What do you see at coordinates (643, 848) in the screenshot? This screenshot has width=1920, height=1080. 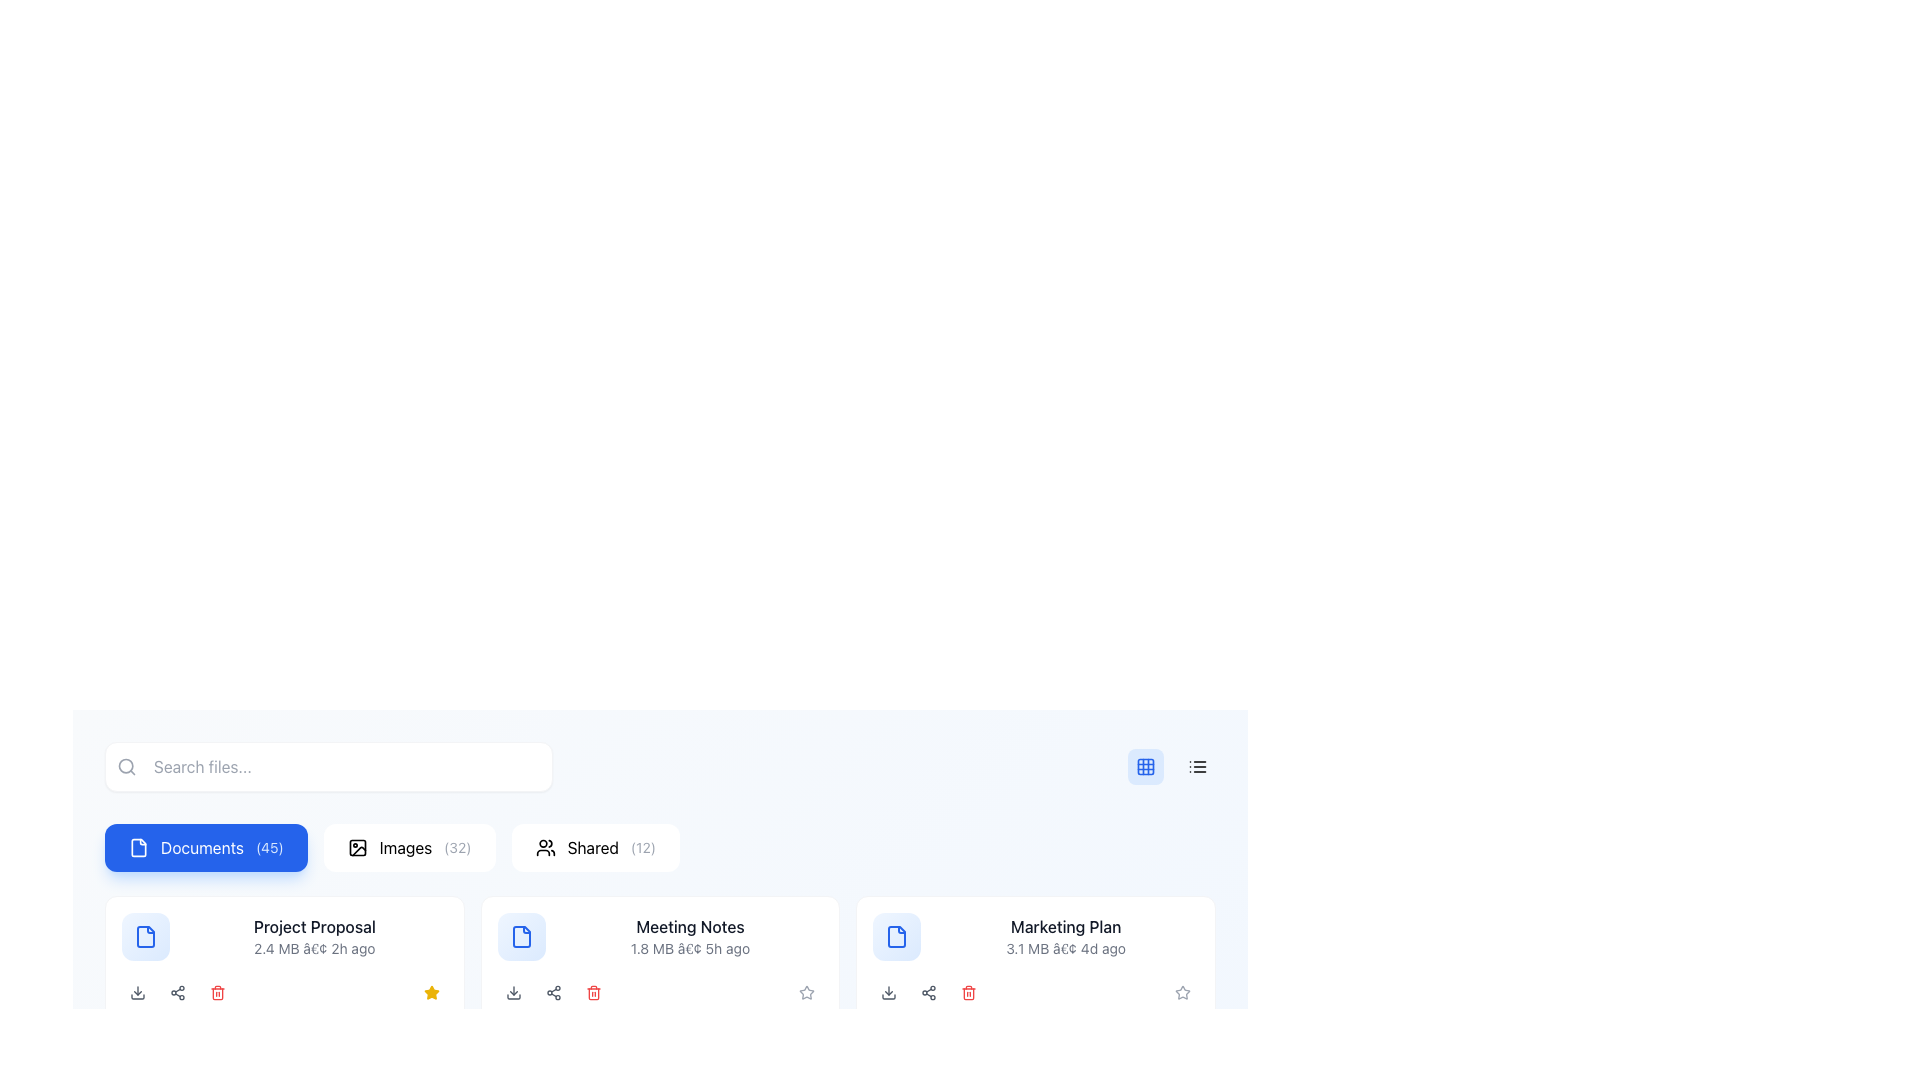 I see `the information presented in the Text label that indicates the count associated with the 'Shared' section, located to the right of the 'Shared' label` at bounding box center [643, 848].